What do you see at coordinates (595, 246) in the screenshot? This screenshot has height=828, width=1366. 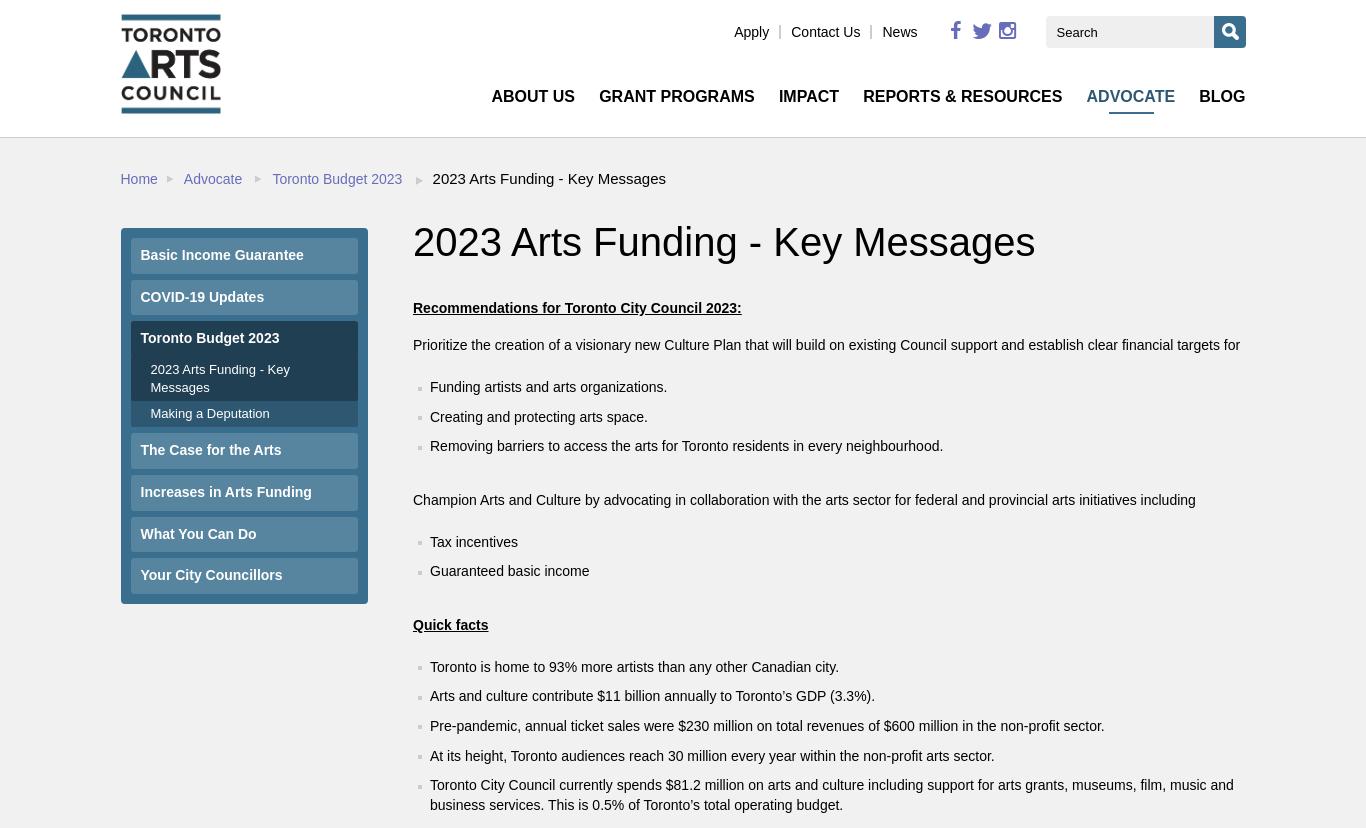 I see `'Reporting on Your Grant'` at bounding box center [595, 246].